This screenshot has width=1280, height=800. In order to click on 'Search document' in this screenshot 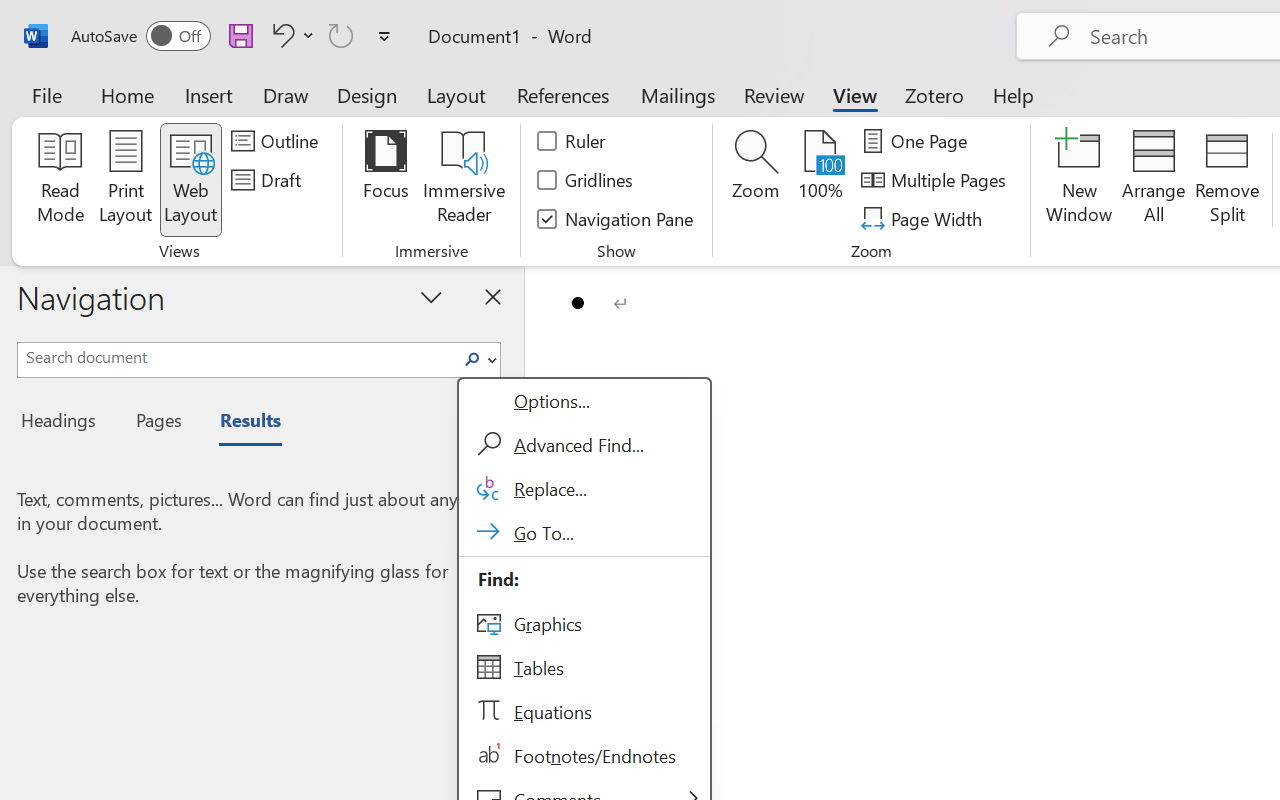, I will do `click(237, 357)`.